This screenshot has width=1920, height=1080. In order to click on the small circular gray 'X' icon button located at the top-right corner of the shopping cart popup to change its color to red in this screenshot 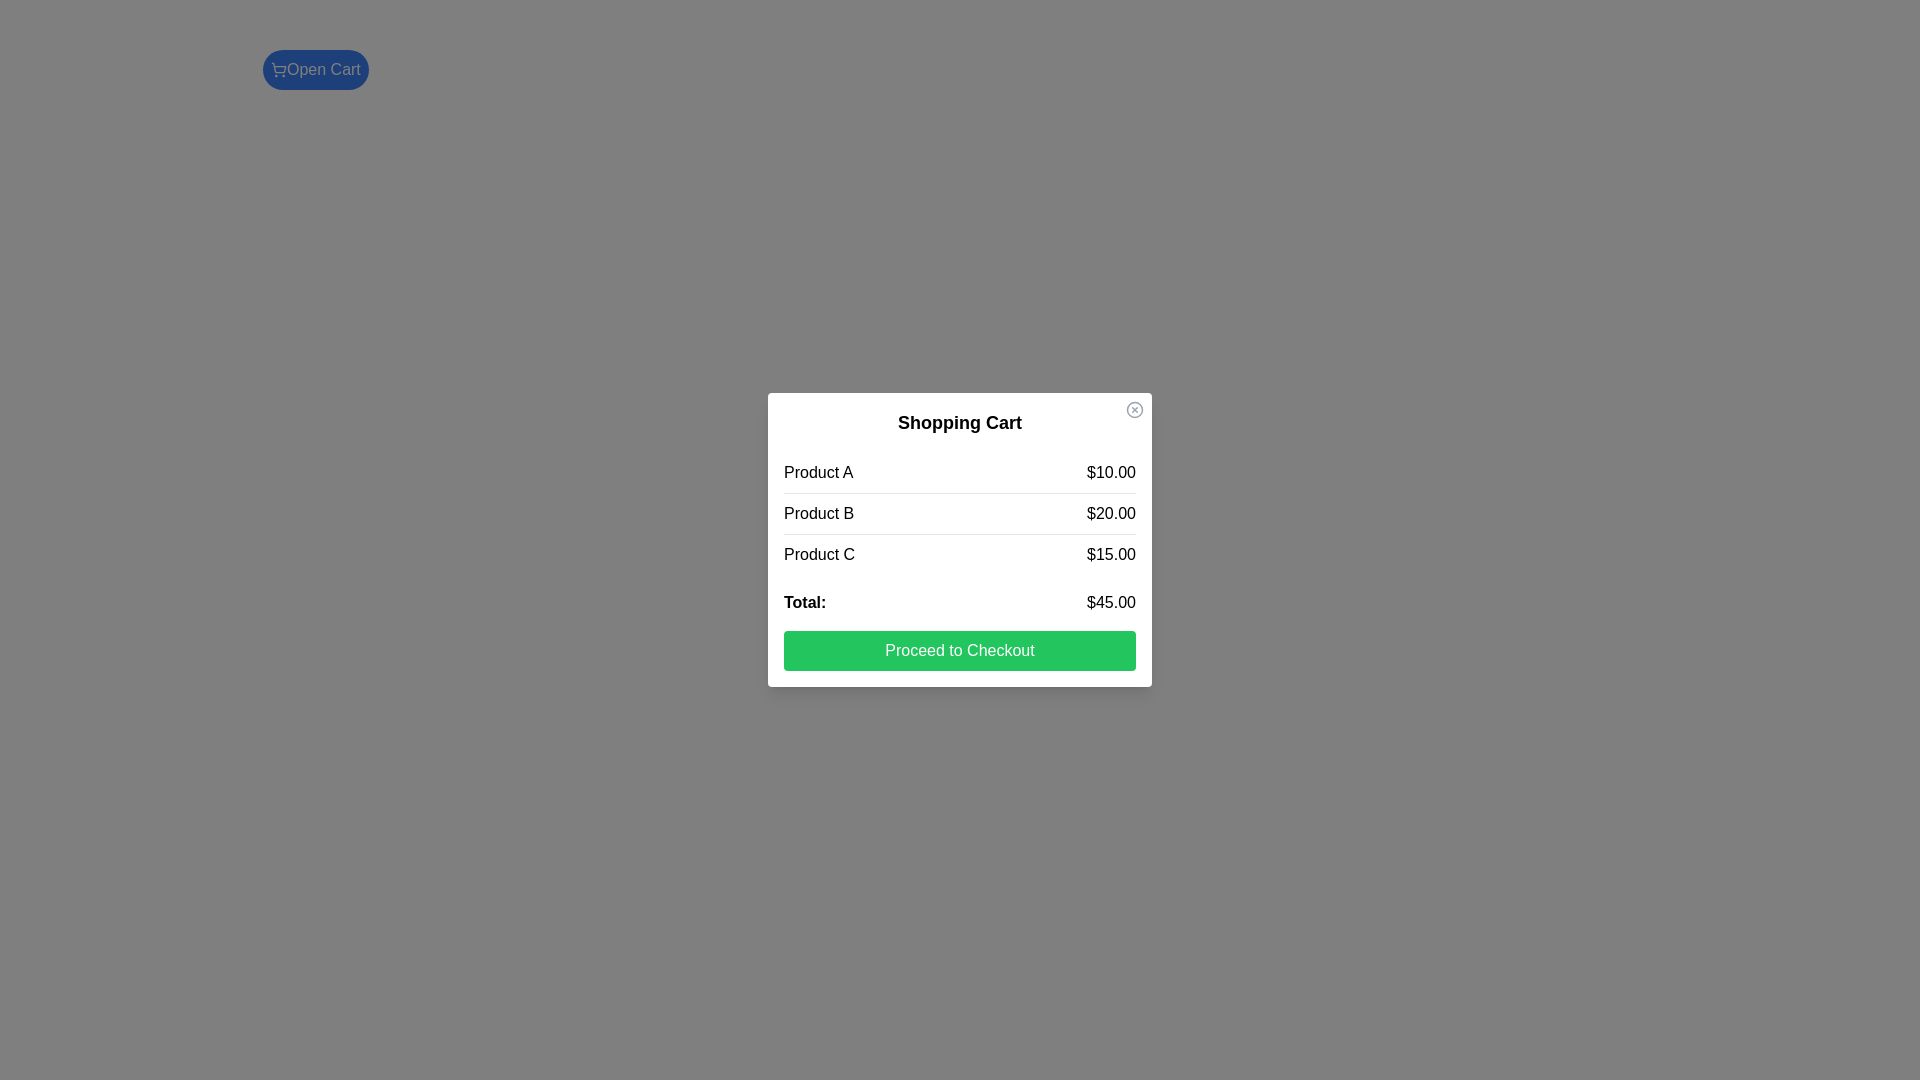, I will do `click(1134, 408)`.